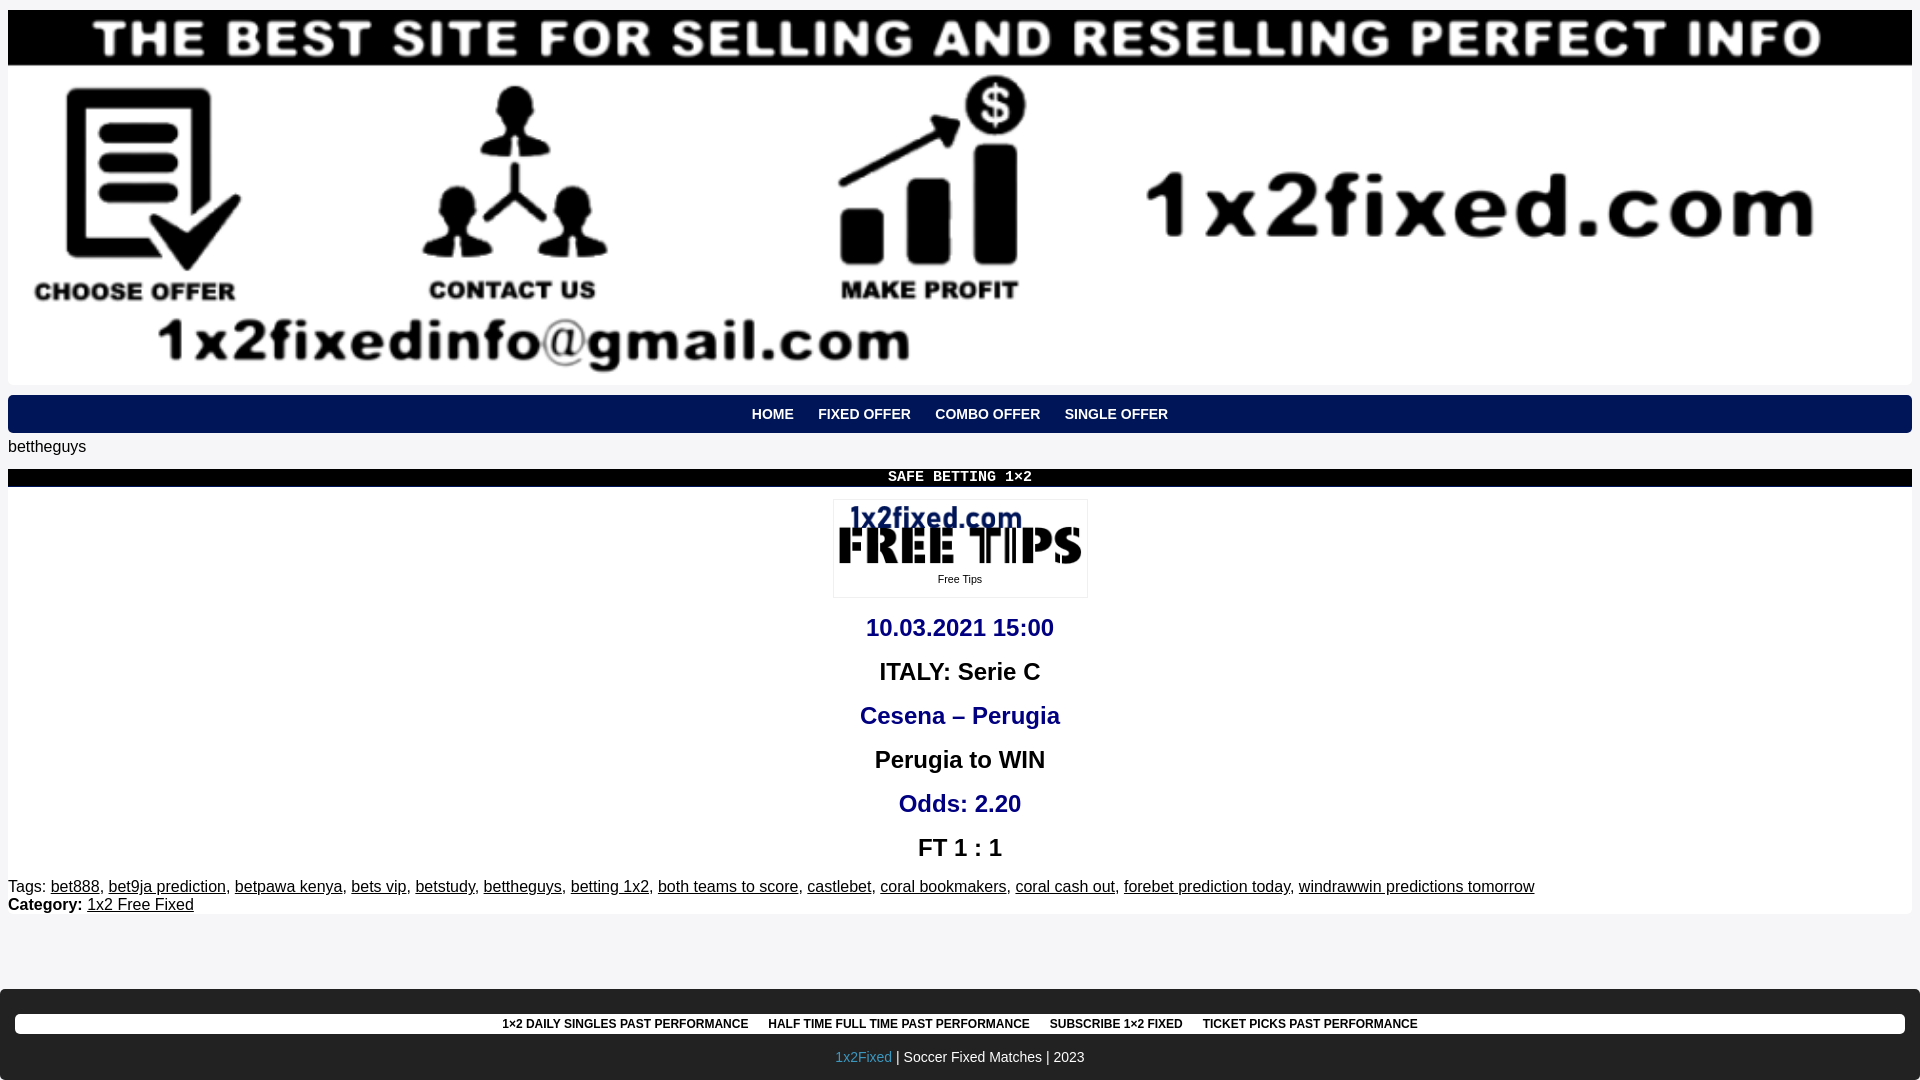 This screenshot has width=1920, height=1080. Describe the element at coordinates (727, 885) in the screenshot. I see `'both teams to score'` at that location.